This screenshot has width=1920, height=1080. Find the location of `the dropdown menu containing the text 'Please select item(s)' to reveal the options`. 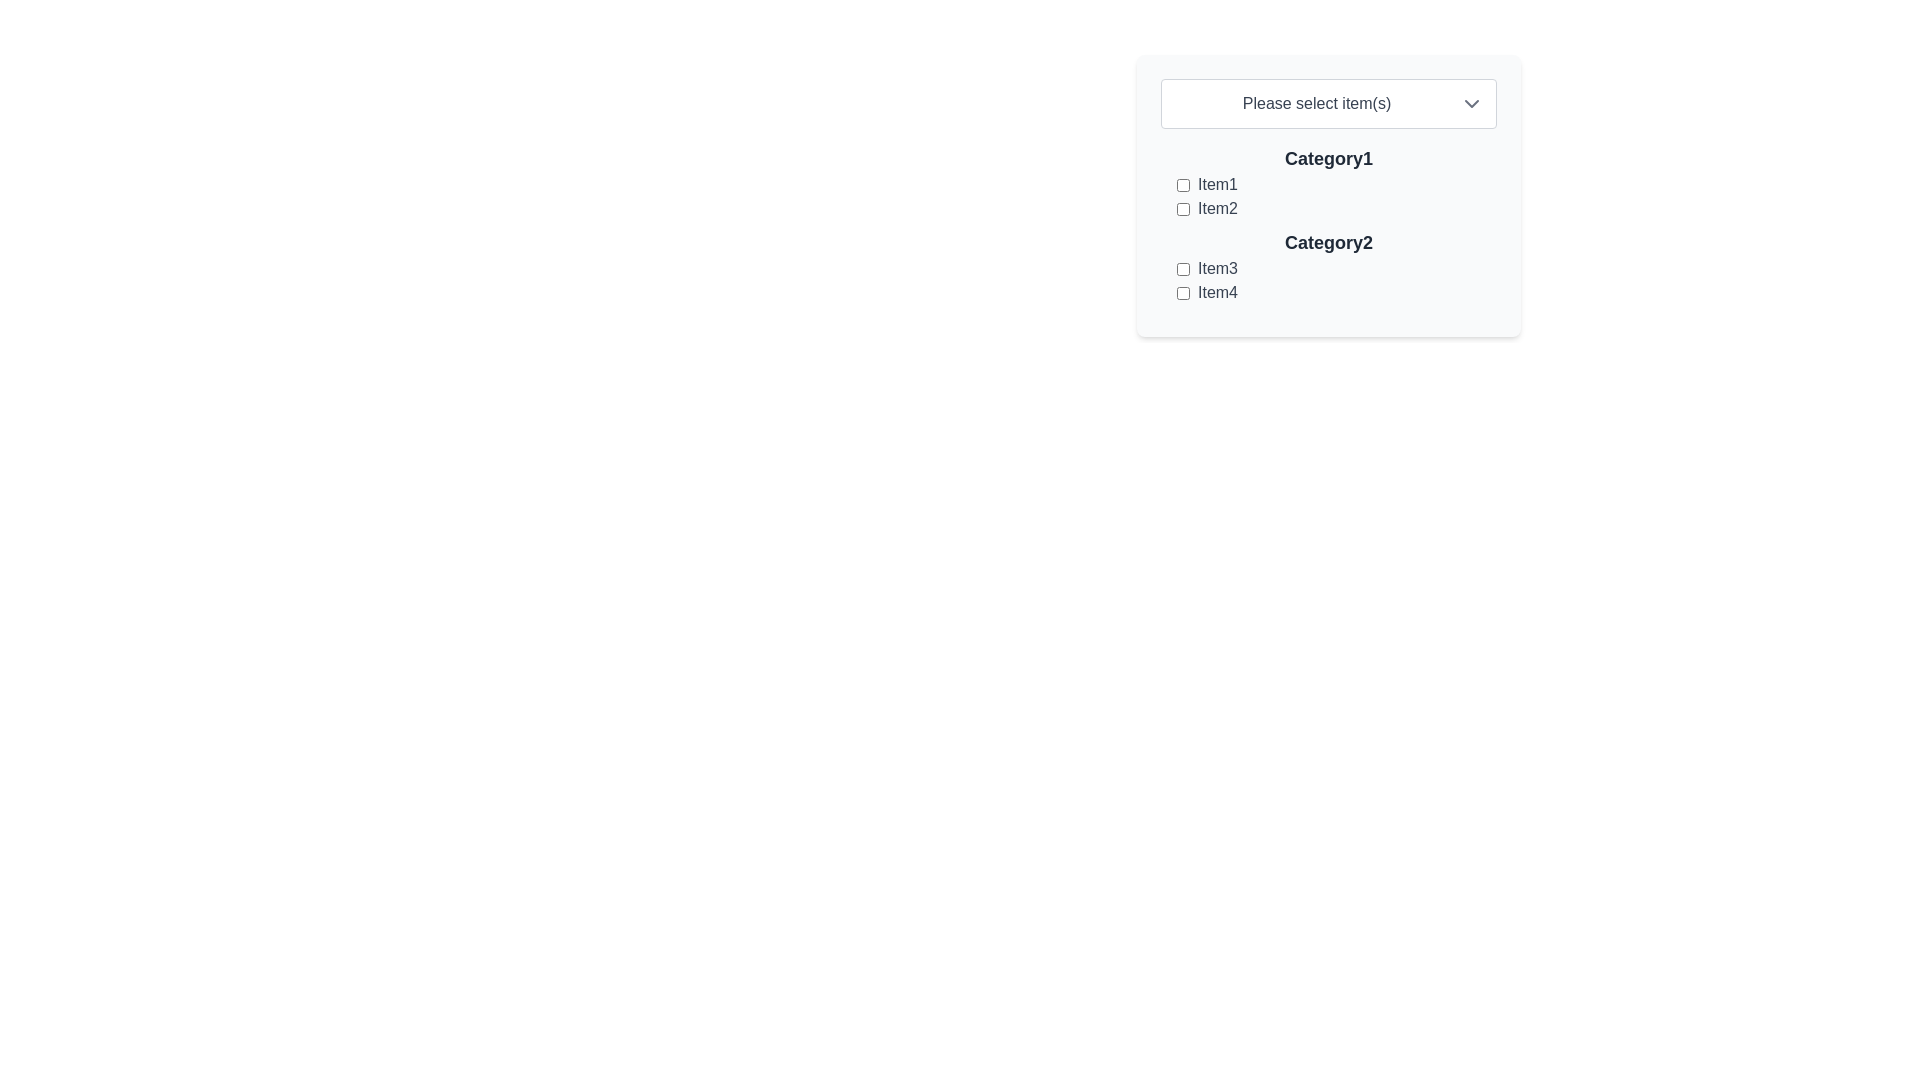

the dropdown menu containing the text 'Please select item(s)' to reveal the options is located at coordinates (1316, 104).